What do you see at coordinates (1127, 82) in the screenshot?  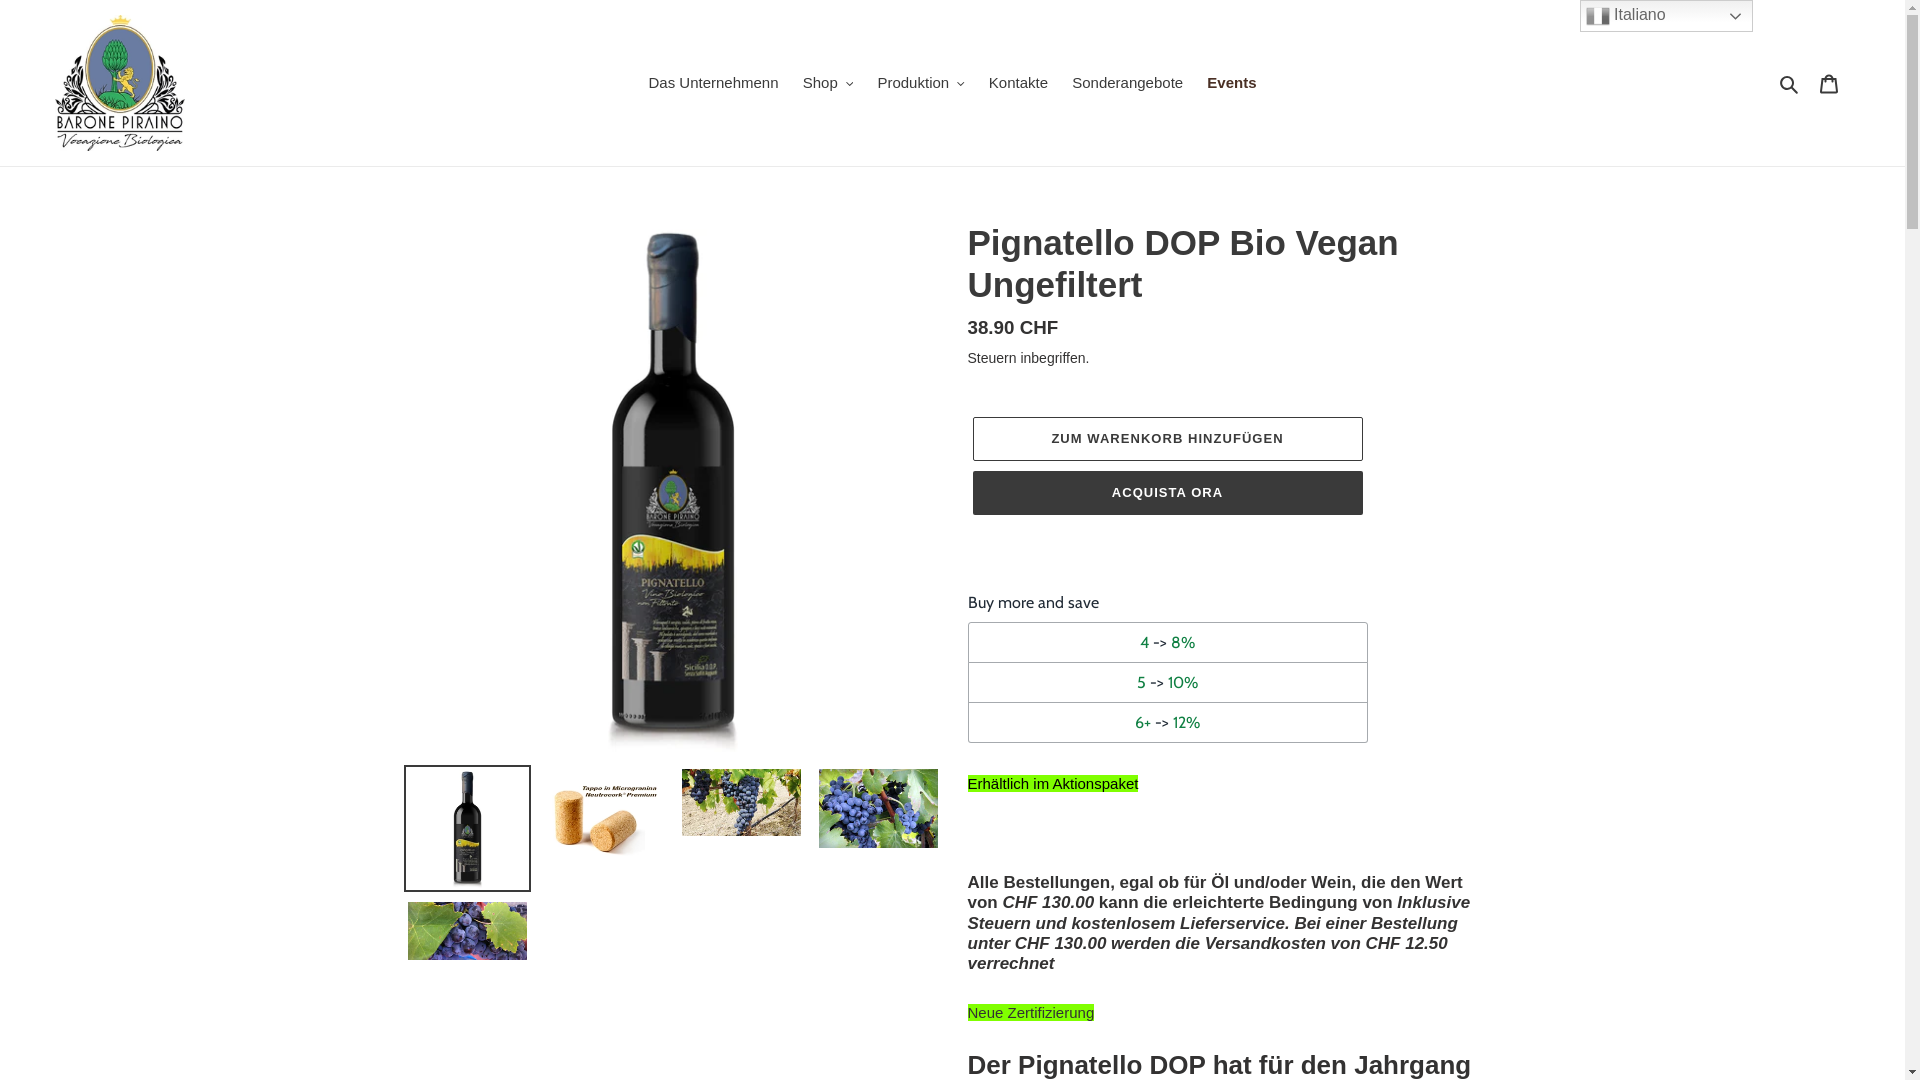 I see `'Sonderangebote'` at bounding box center [1127, 82].